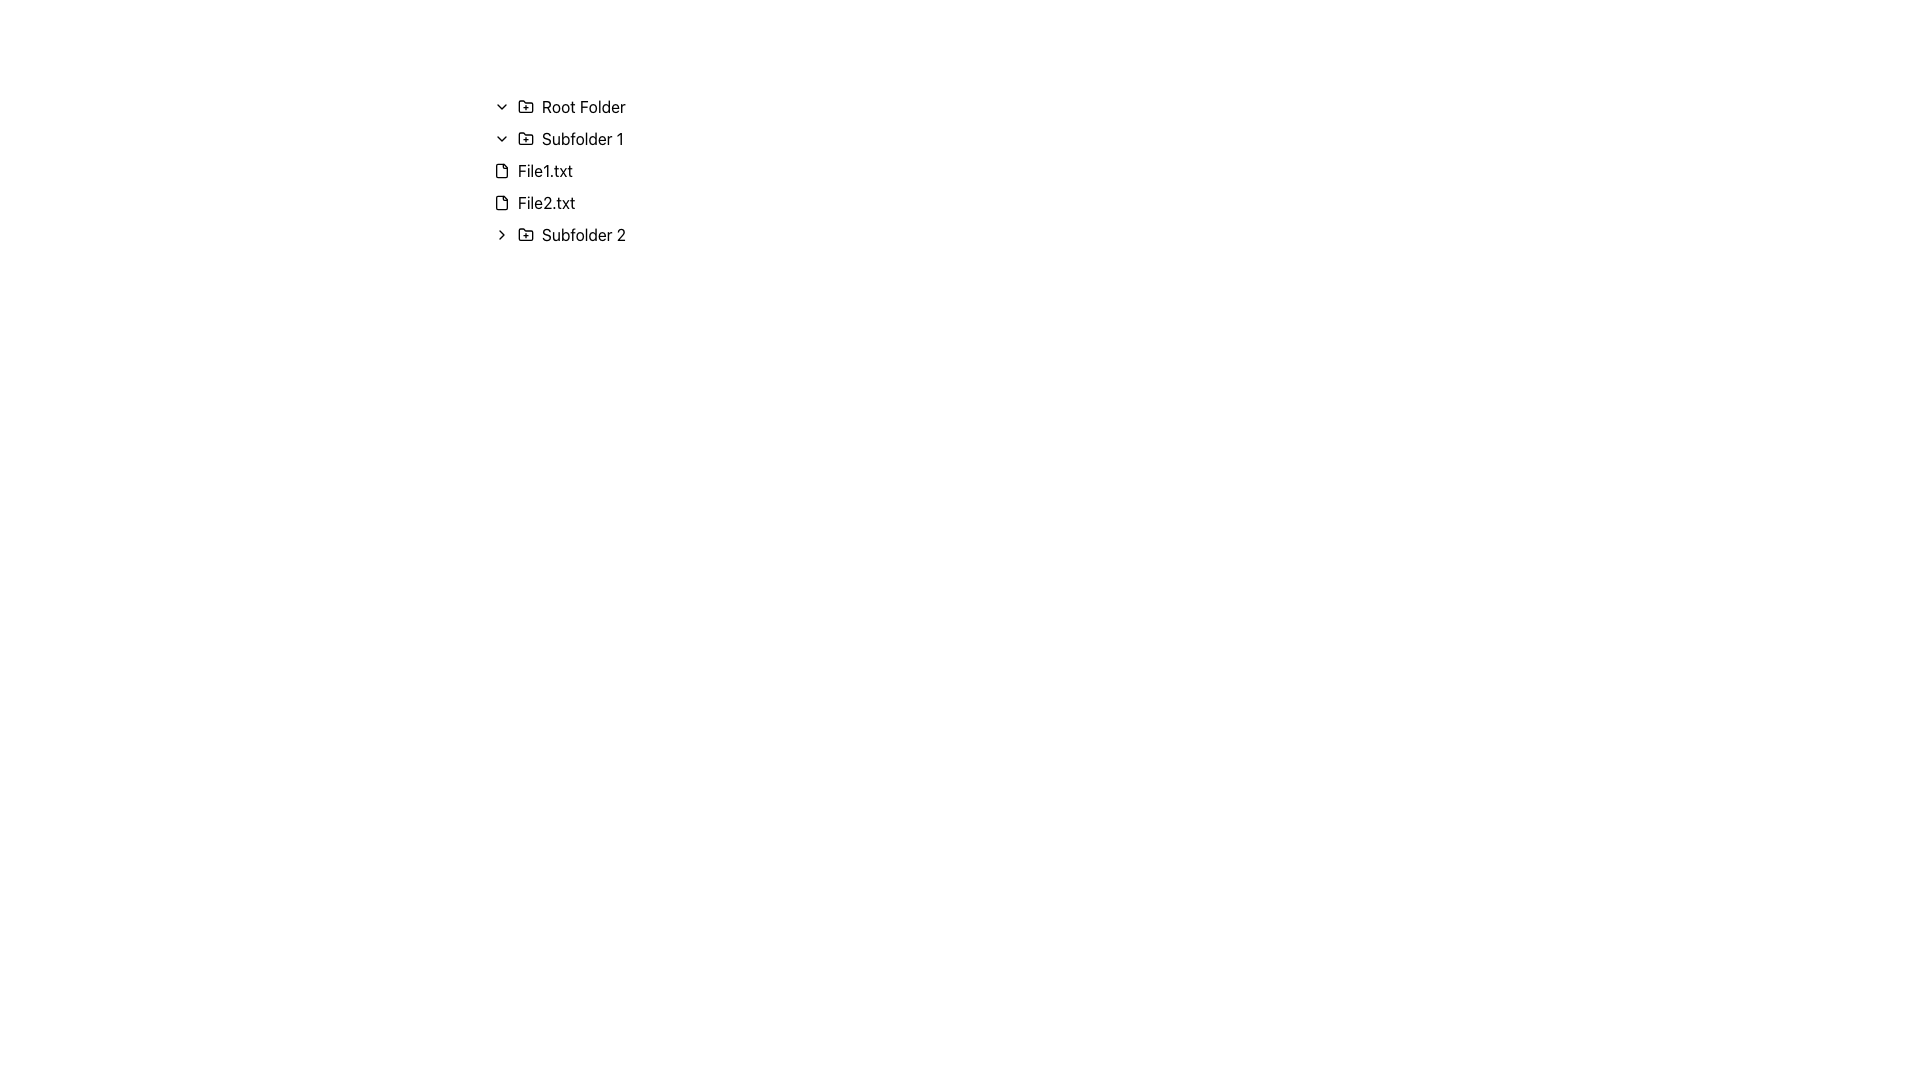 The image size is (1920, 1080). I want to click on the File icon representing 'File1.txt' located in 'Subfolder 1' within the file hierarchy, so click(502, 169).